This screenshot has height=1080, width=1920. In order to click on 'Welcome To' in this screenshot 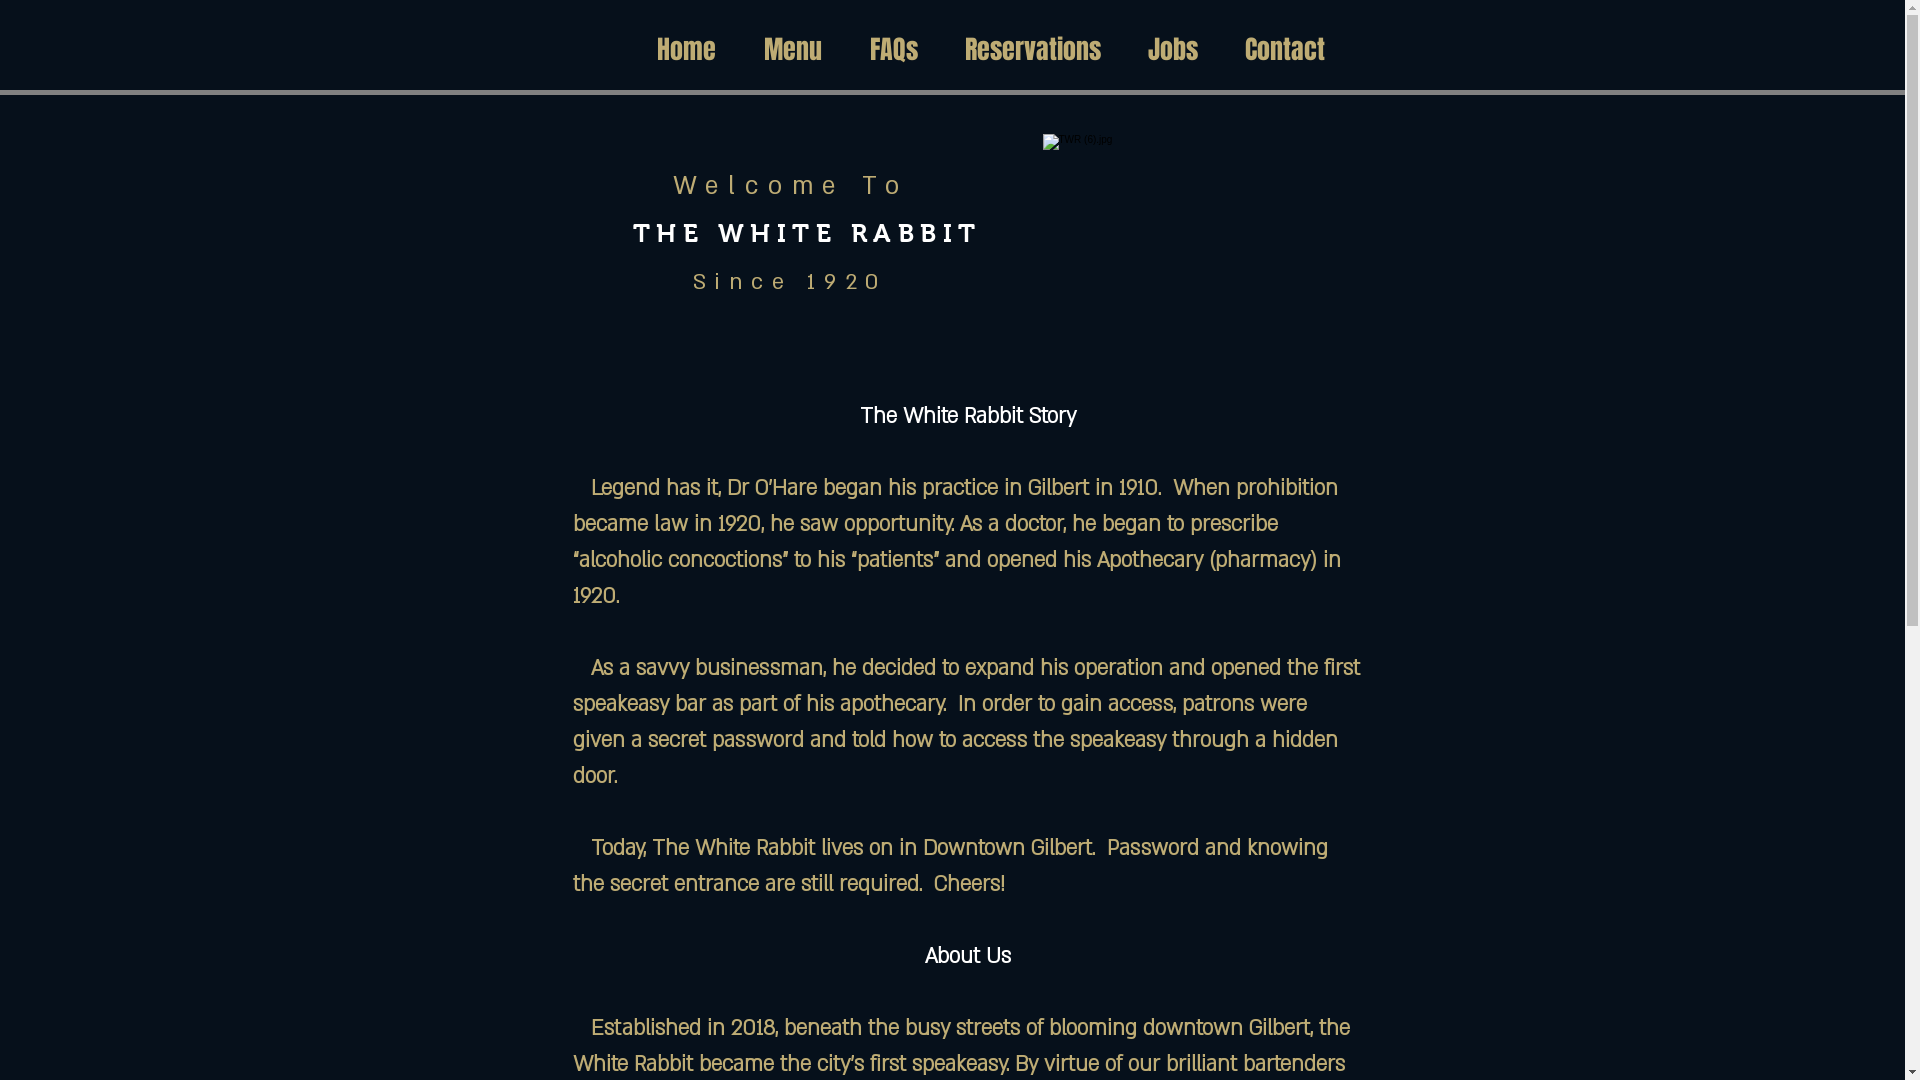, I will do `click(789, 186)`.